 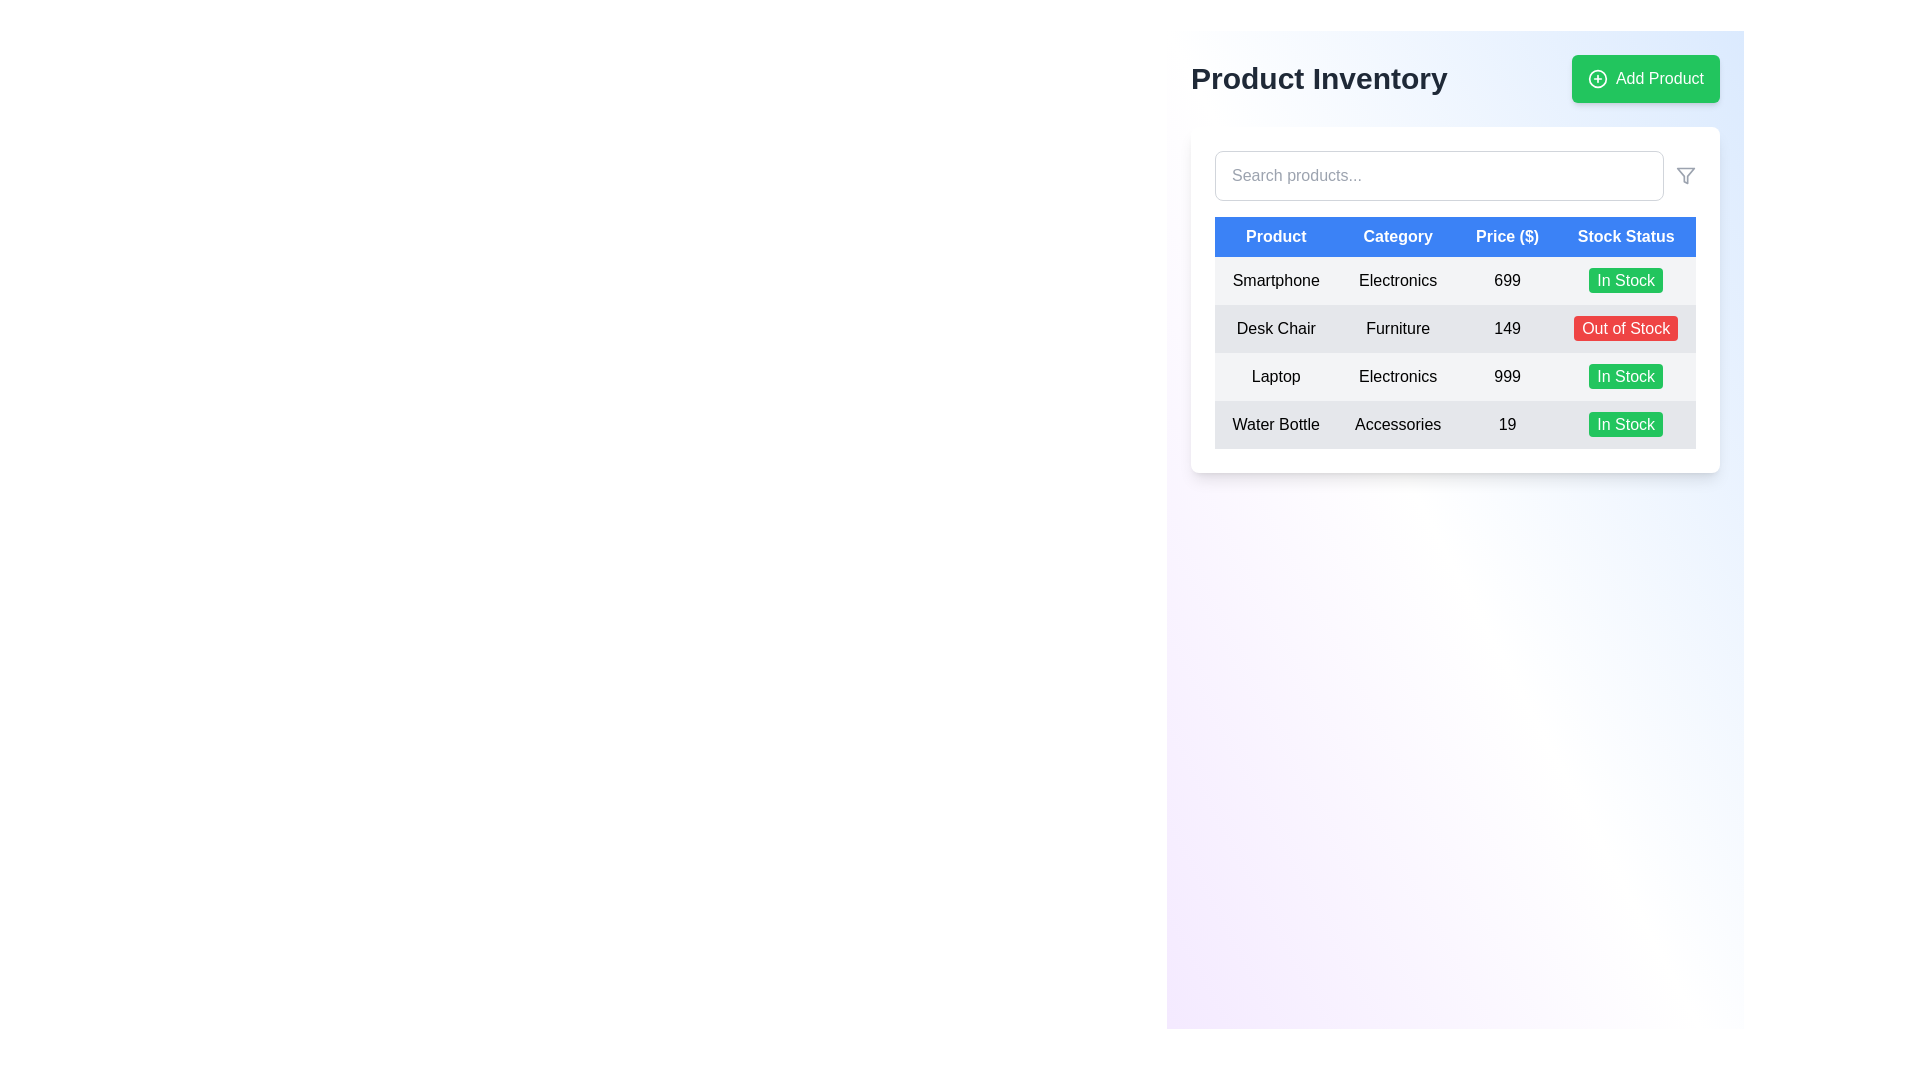 What do you see at coordinates (1397, 235) in the screenshot?
I see `the 'Category' label header in the data table, which is positioned between the 'Product' label and the 'Price ($)' label` at bounding box center [1397, 235].